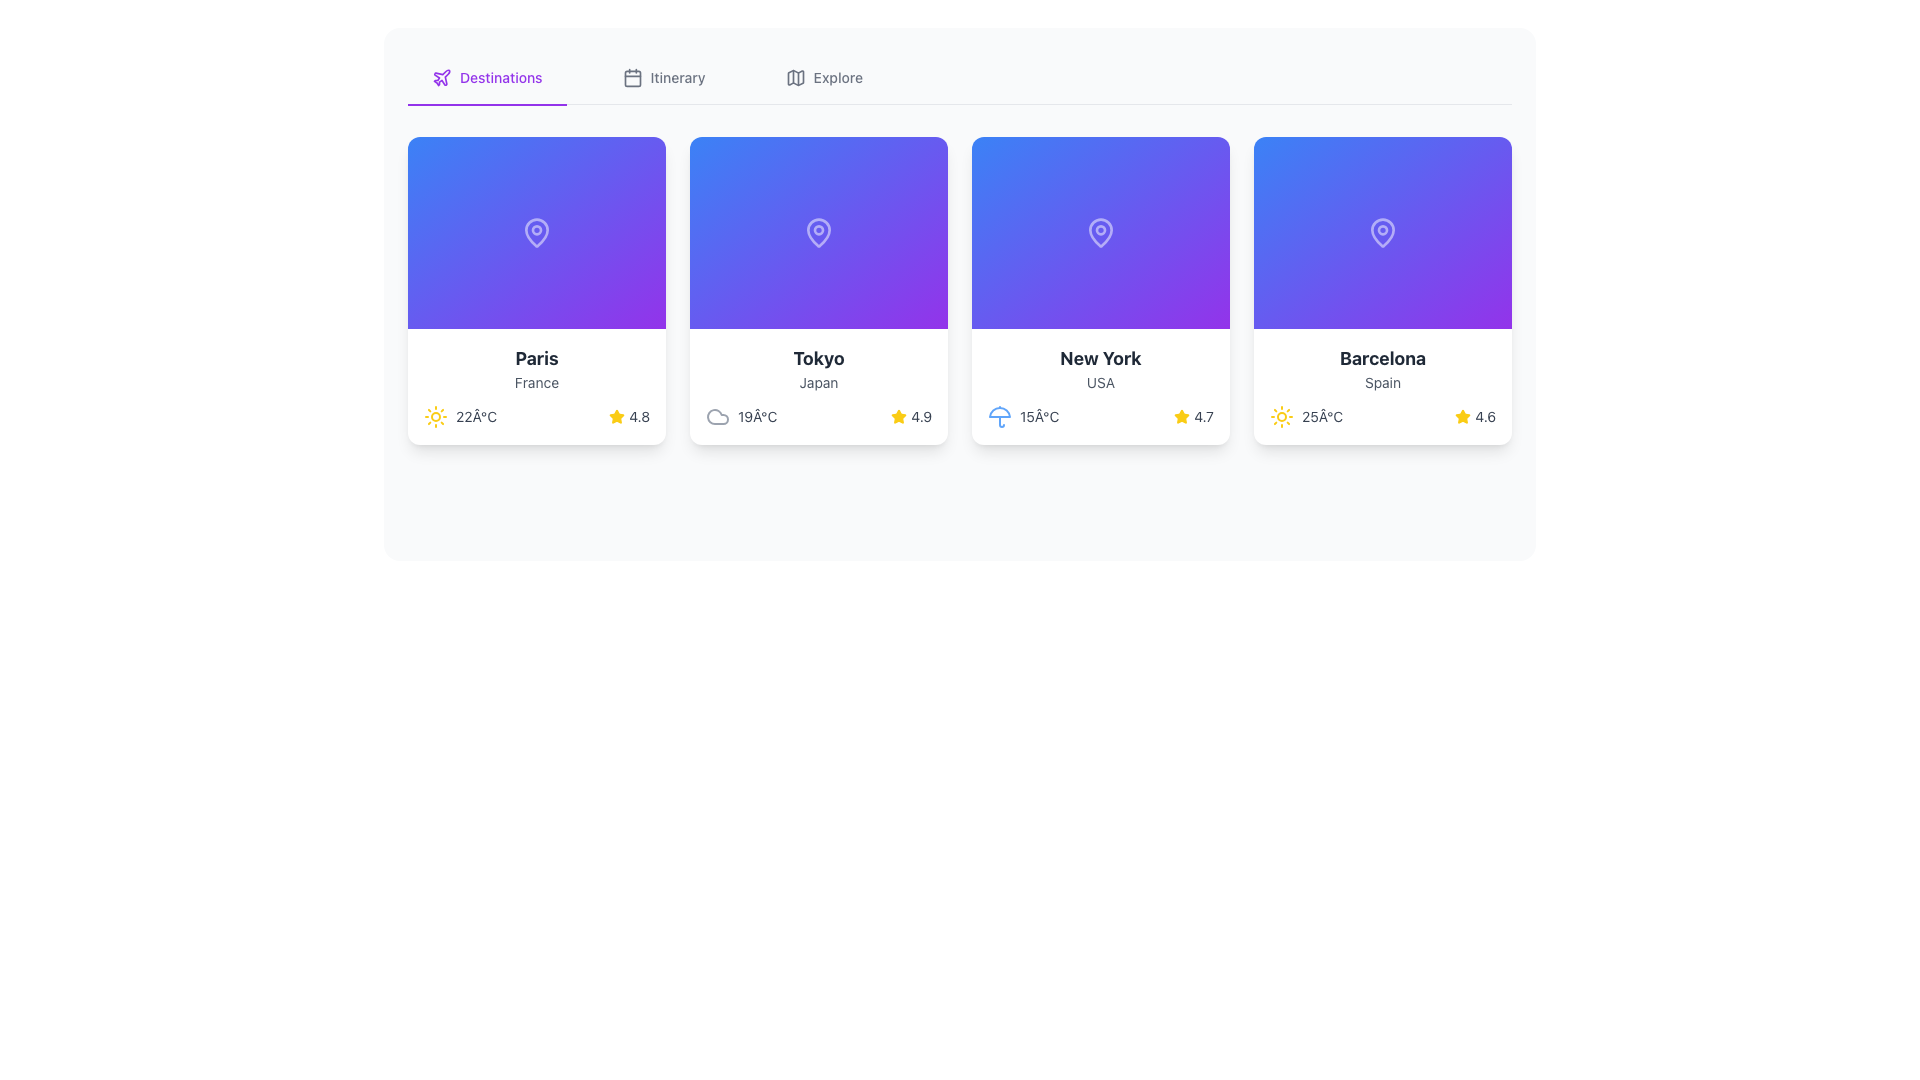 This screenshot has height=1080, width=1920. What do you see at coordinates (1475, 415) in the screenshot?
I see `the rating display element, which consists of a yellow star icon and the text '4.6', located in the lower right section of the rightmost card adjacent to '25°C'` at bounding box center [1475, 415].